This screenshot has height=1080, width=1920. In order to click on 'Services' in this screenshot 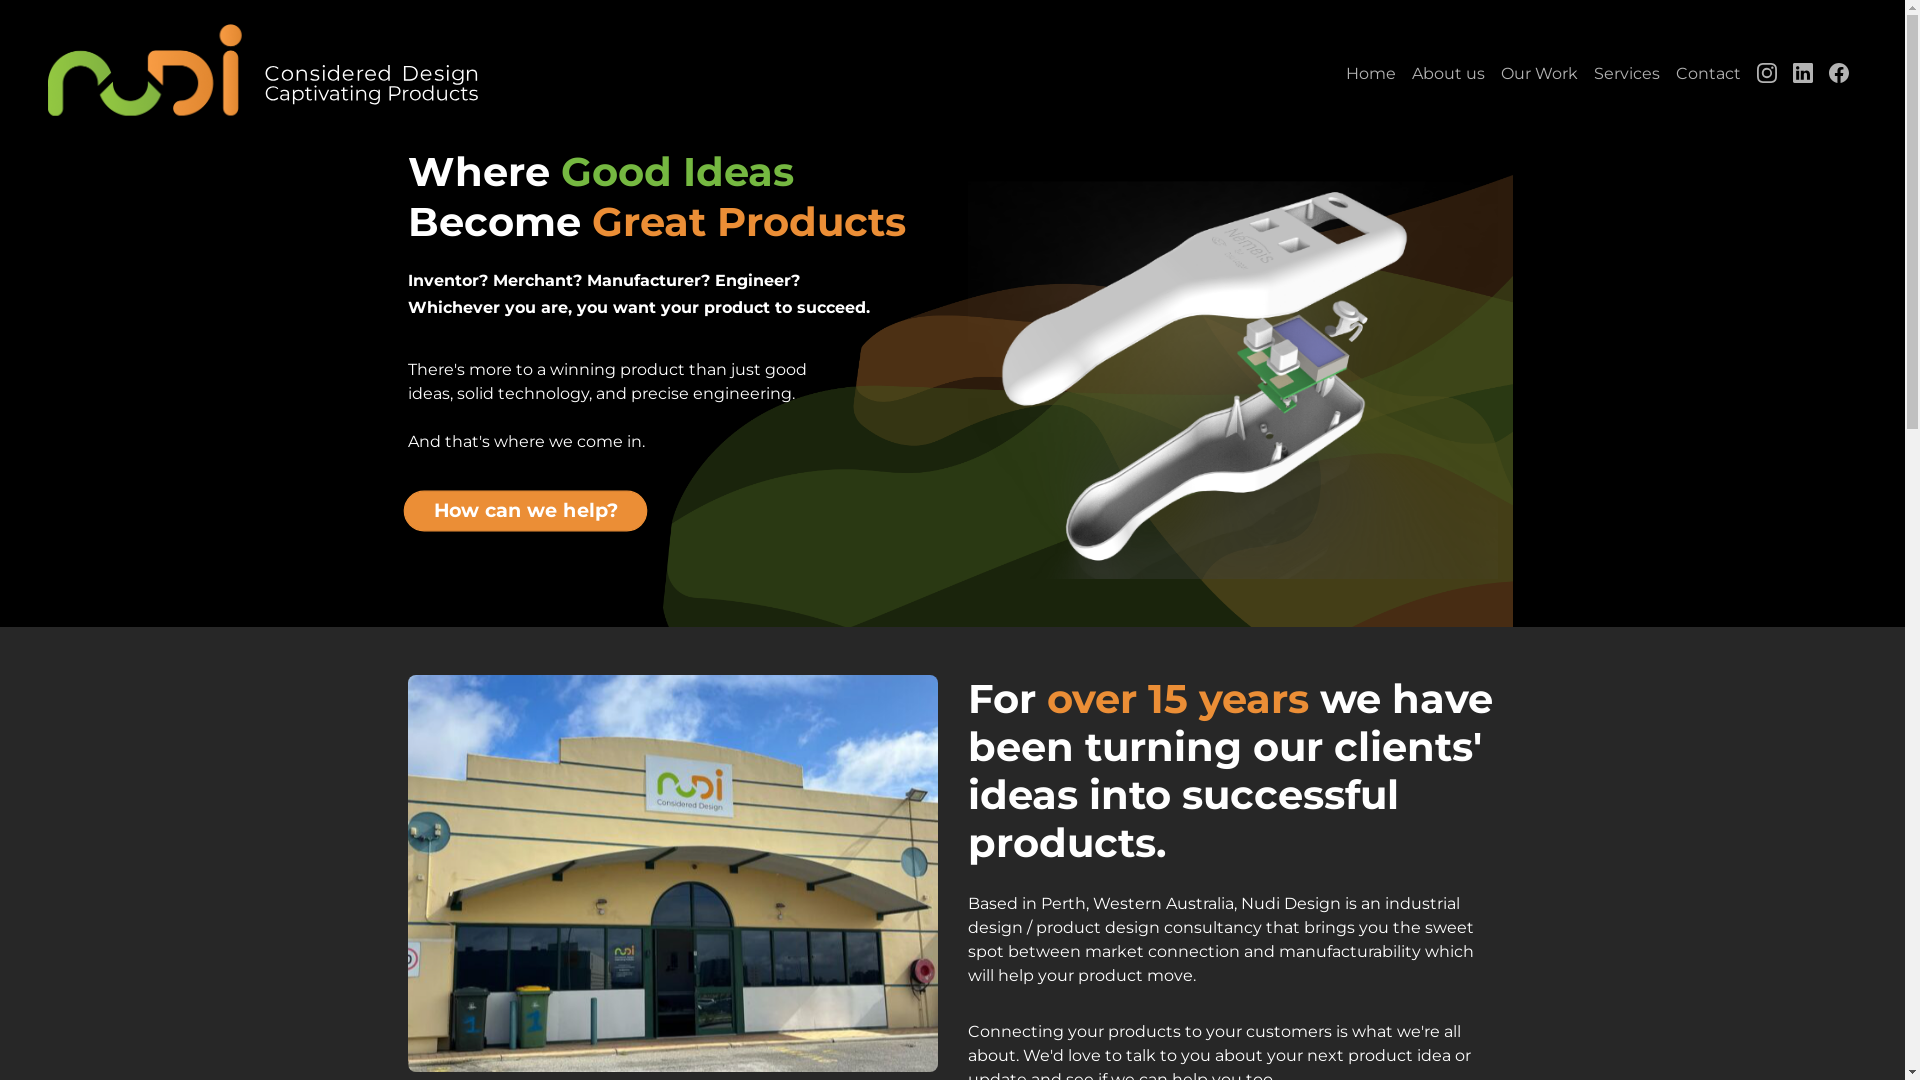, I will do `click(1627, 72)`.